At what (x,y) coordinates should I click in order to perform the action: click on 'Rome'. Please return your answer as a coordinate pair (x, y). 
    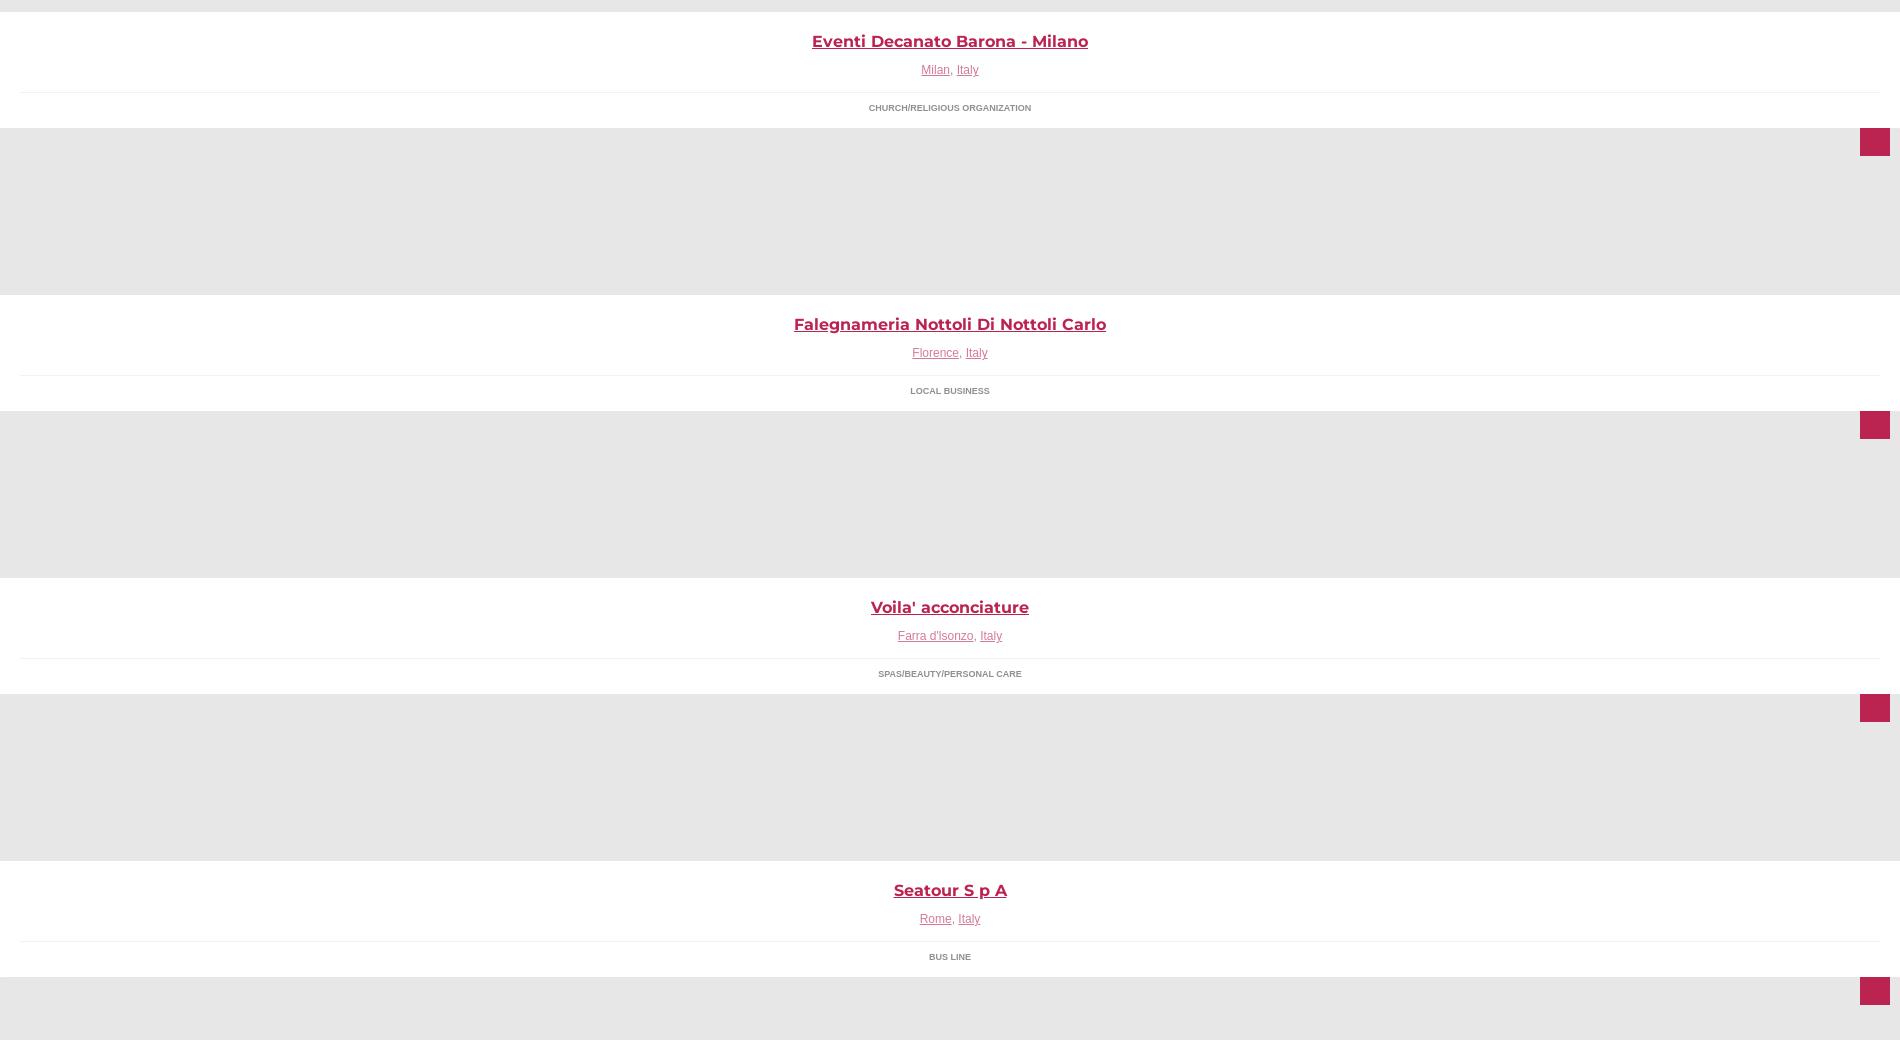
    Looking at the image, I should click on (918, 919).